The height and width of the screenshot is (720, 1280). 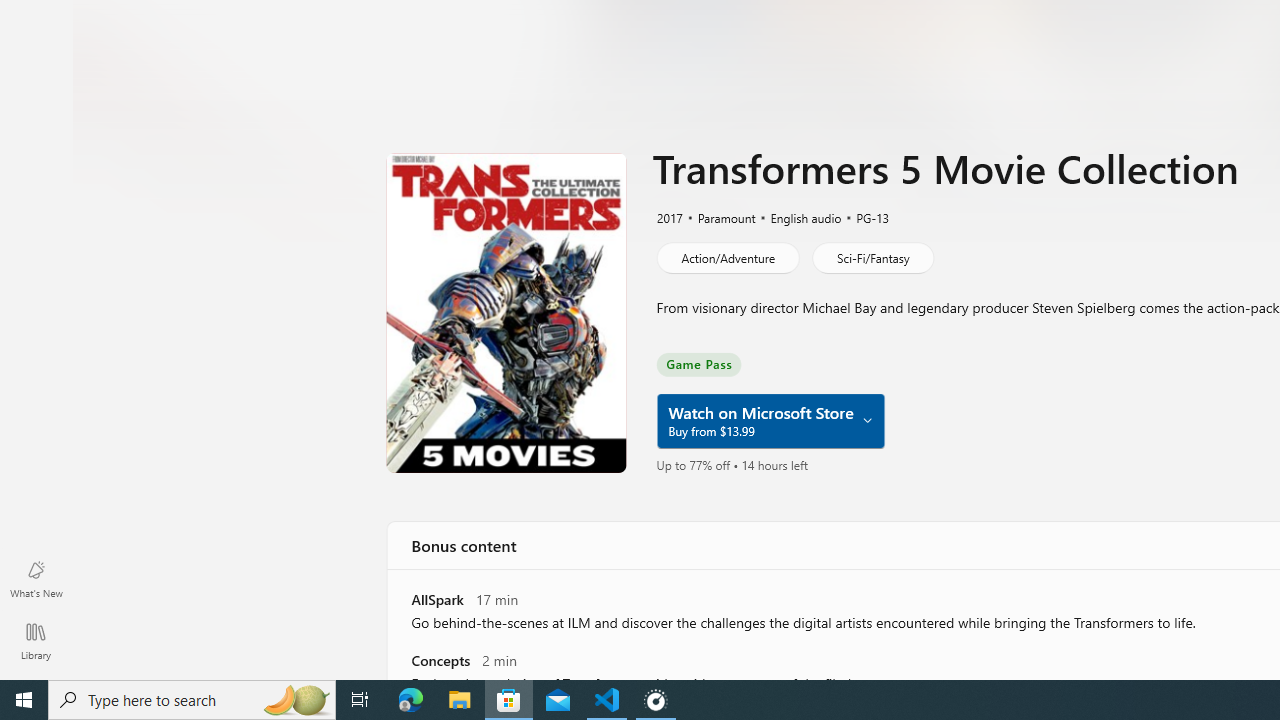 I want to click on 'English audio', so click(x=796, y=217).